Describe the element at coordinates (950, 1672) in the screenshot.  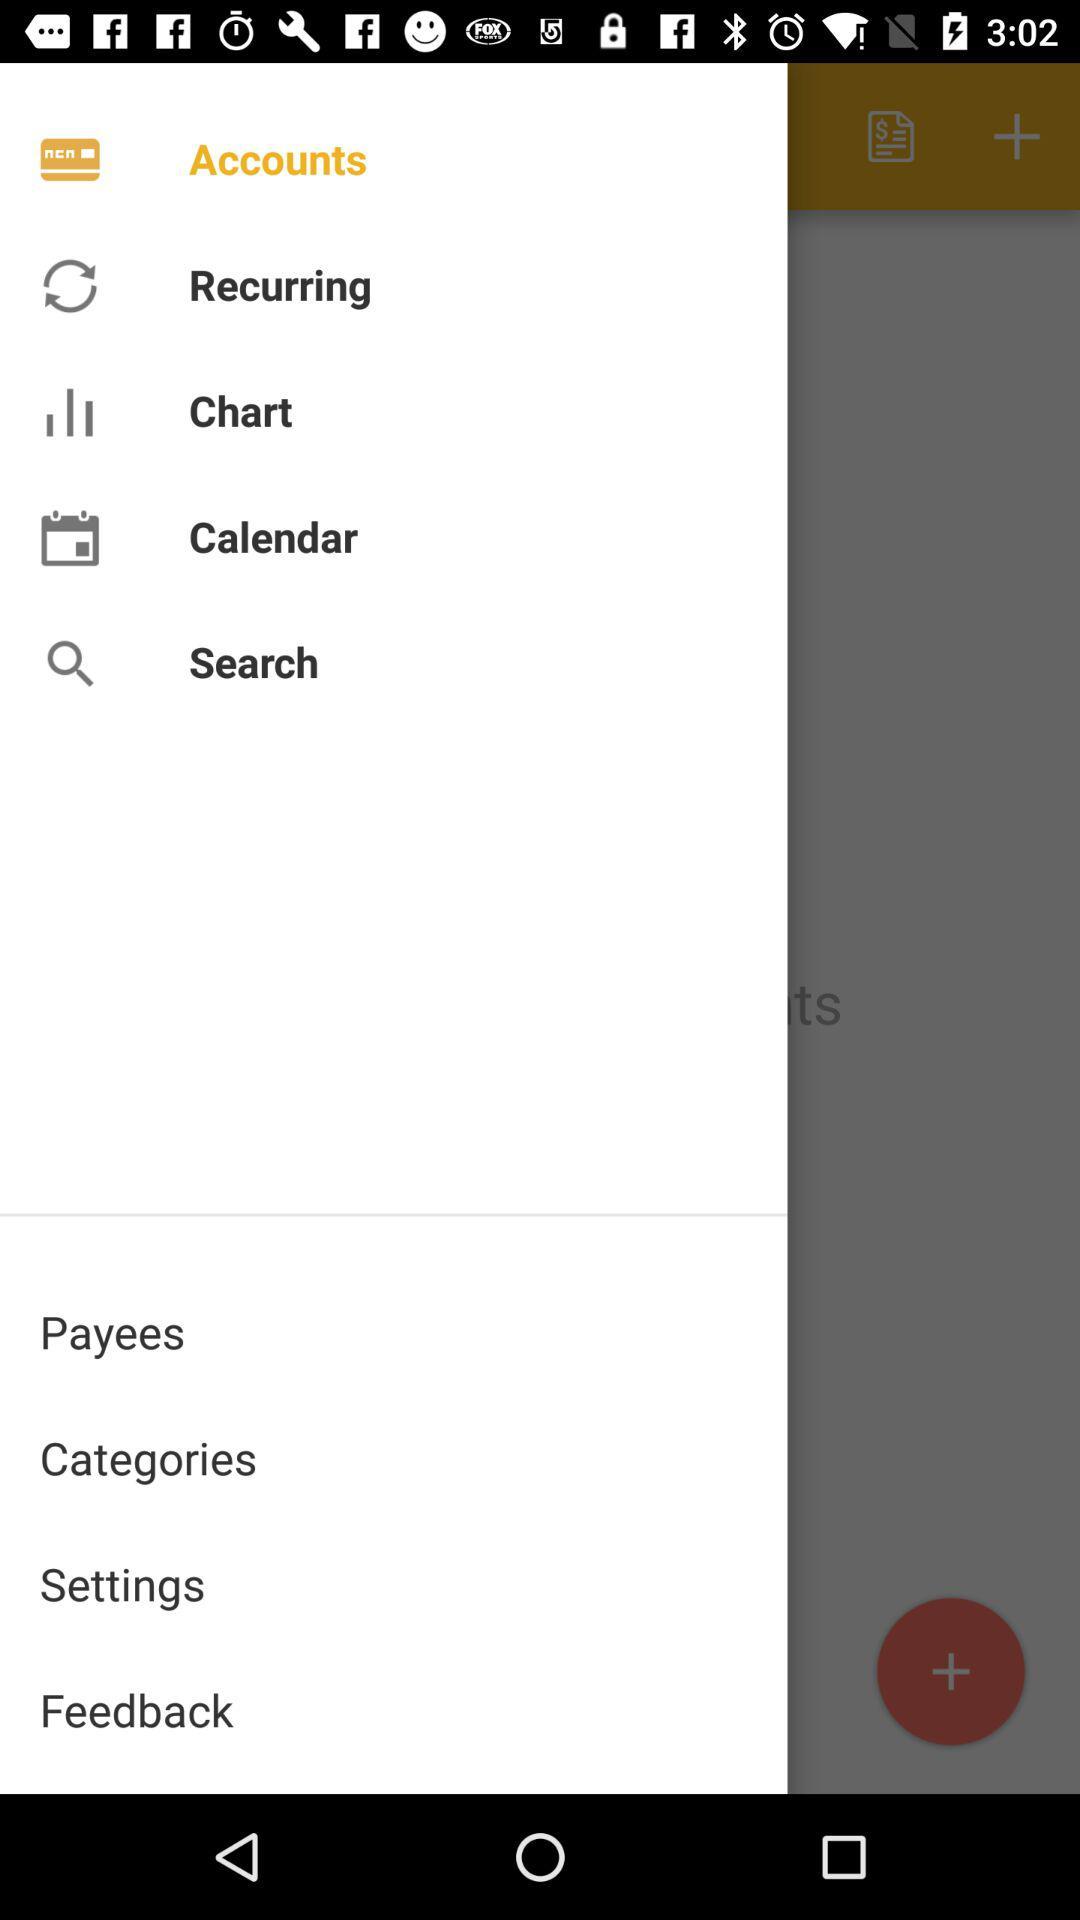
I see `the add icon` at that location.